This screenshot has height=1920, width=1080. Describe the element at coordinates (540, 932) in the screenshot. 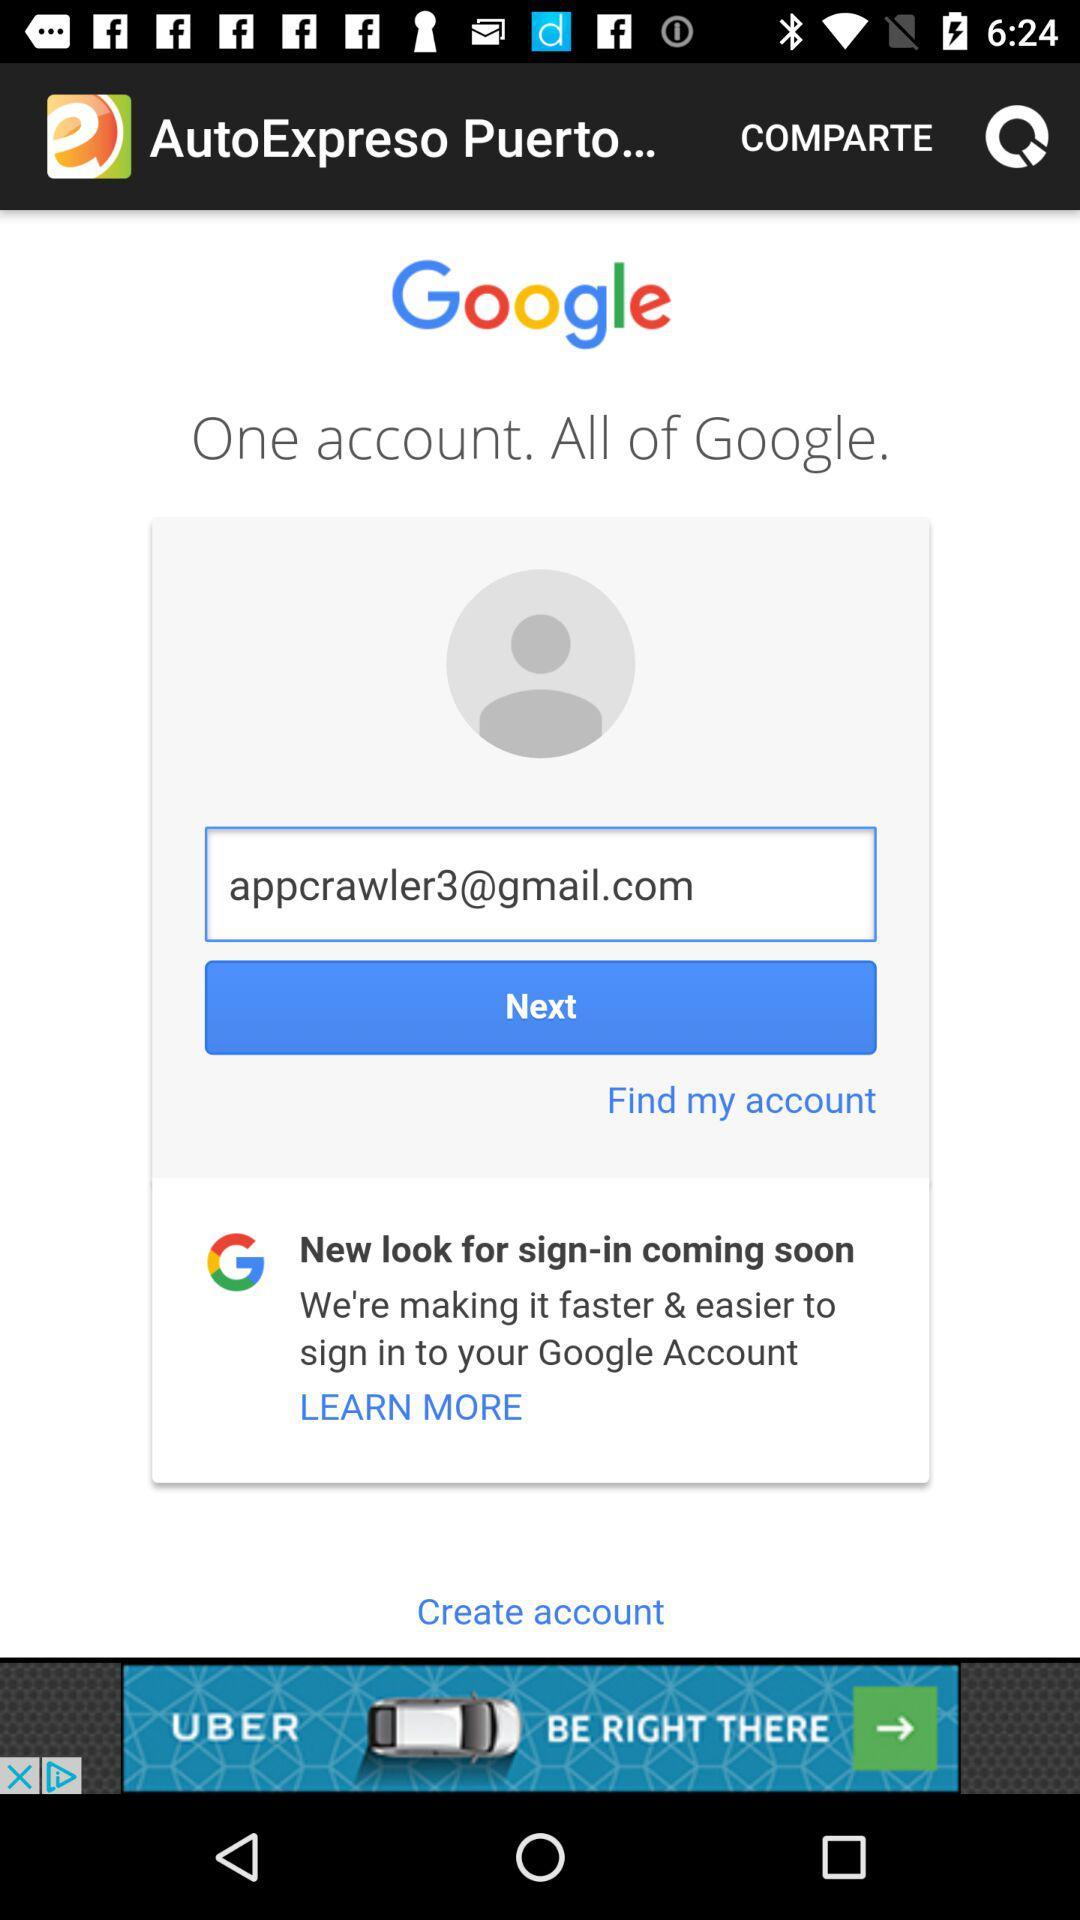

I see `sign up` at that location.